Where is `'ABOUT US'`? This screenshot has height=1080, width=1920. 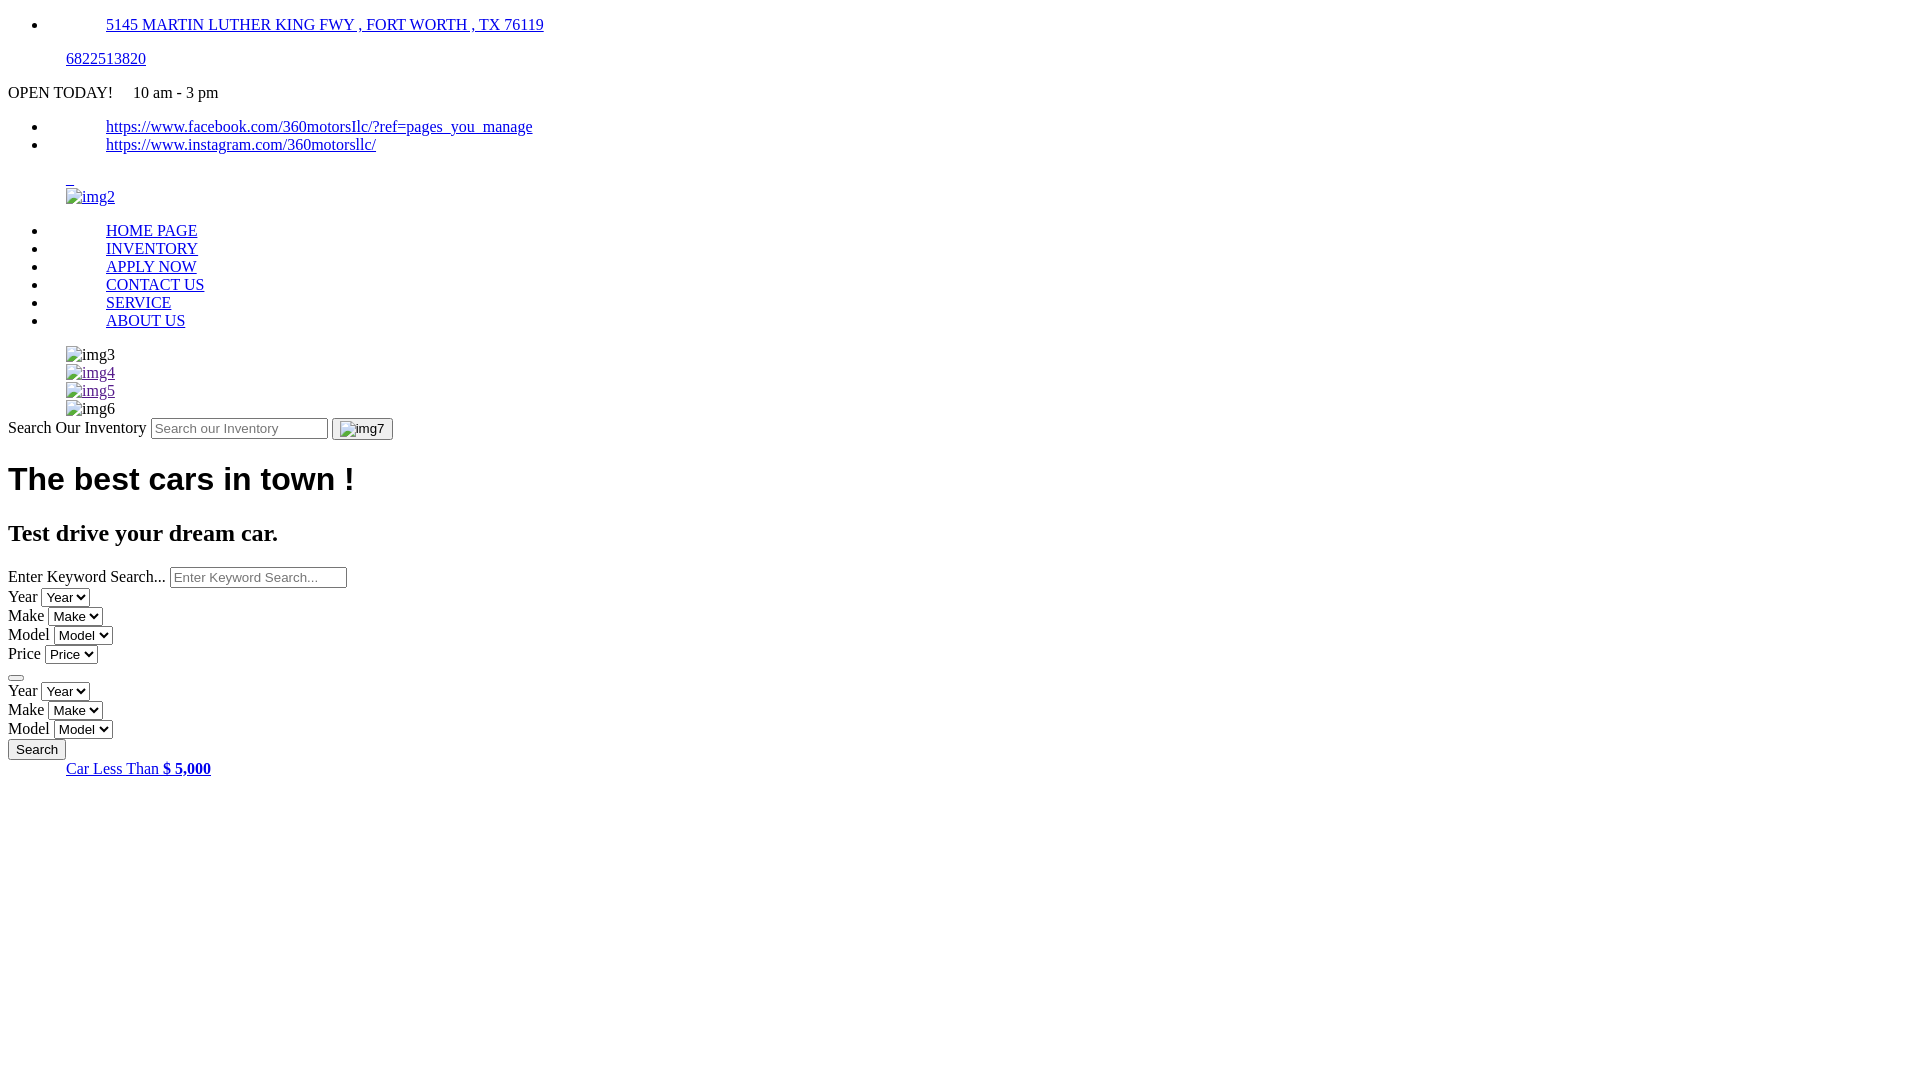 'ABOUT US' is located at coordinates (144, 319).